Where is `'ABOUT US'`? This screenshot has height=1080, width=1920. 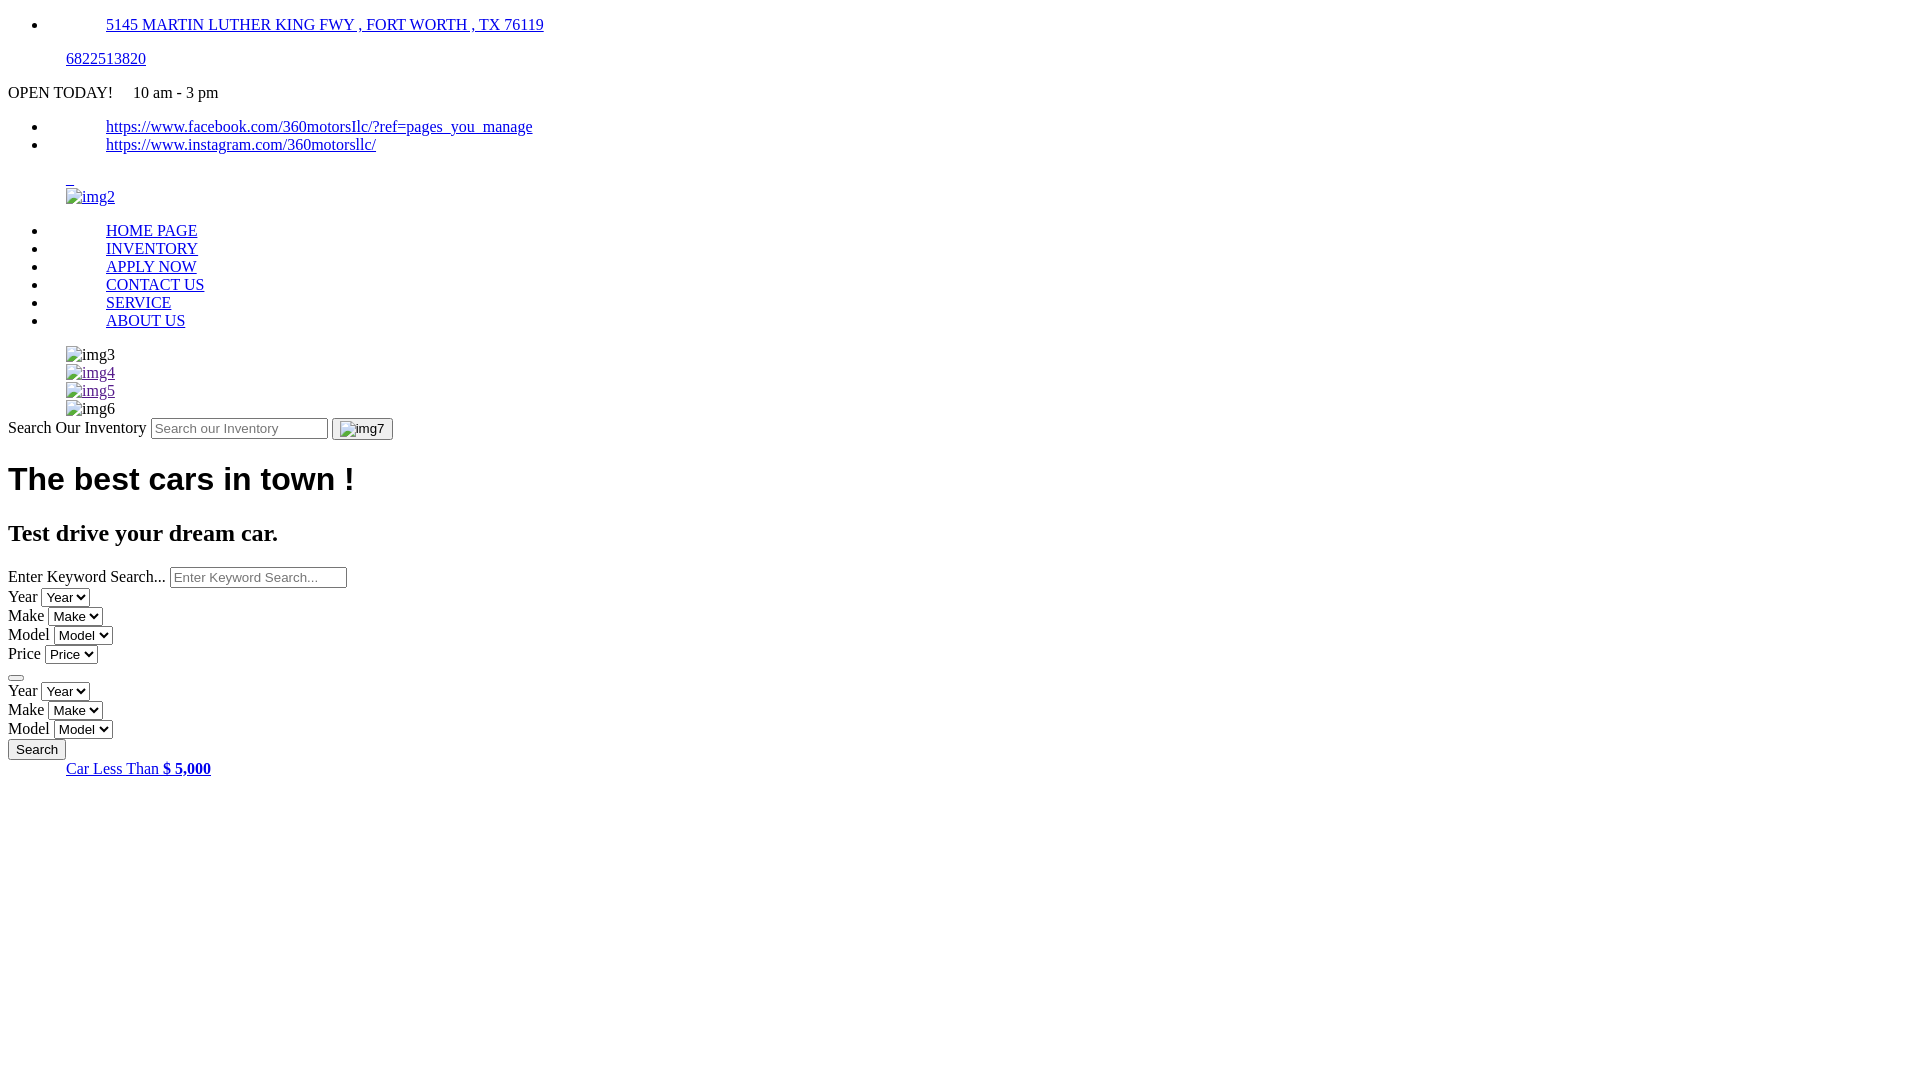 'ABOUT US' is located at coordinates (144, 319).